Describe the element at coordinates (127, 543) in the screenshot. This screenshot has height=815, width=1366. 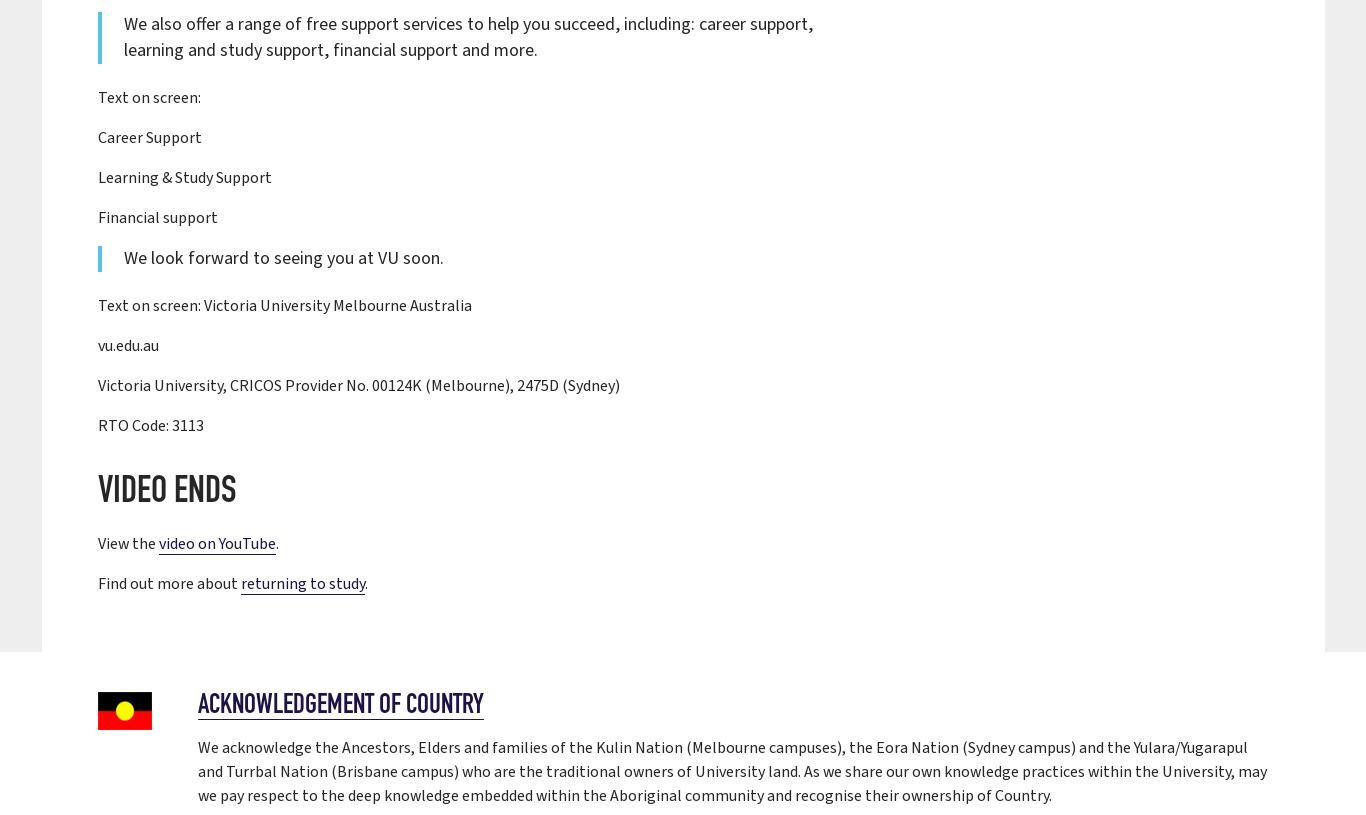
I see `'View the'` at that location.